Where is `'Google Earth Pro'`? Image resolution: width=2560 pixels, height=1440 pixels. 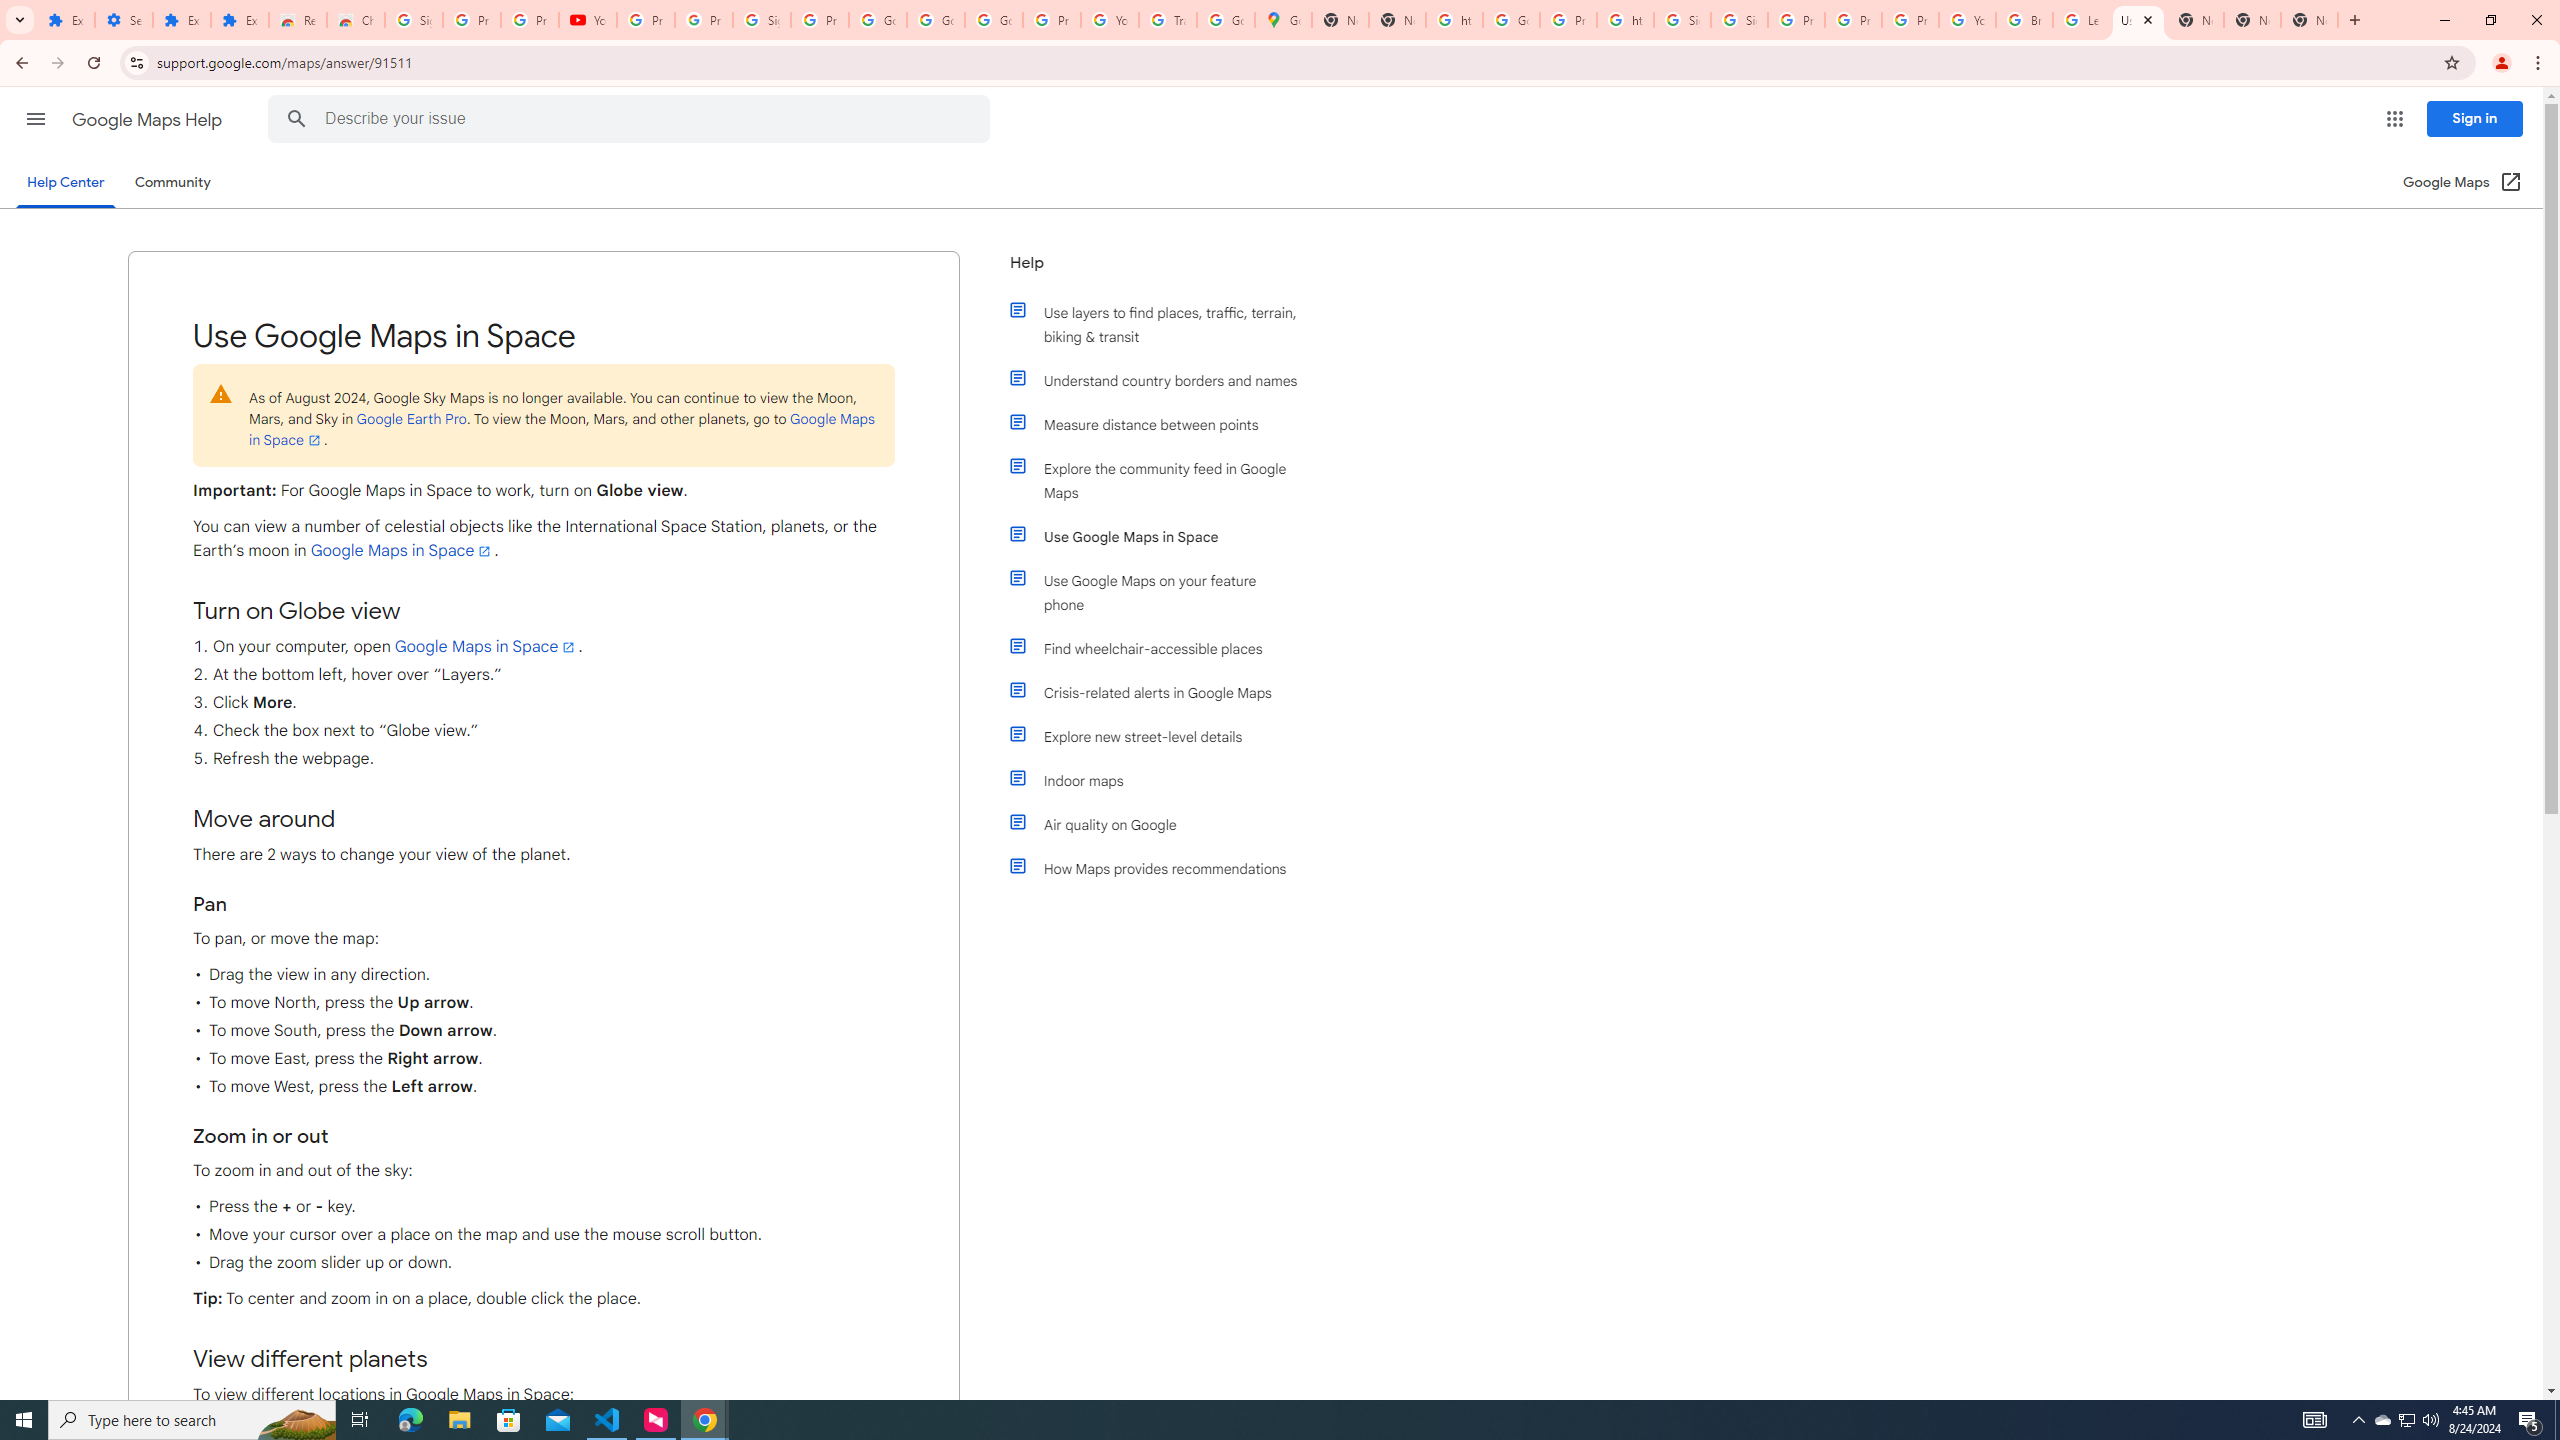
'Google Earth Pro' is located at coordinates (409, 418).